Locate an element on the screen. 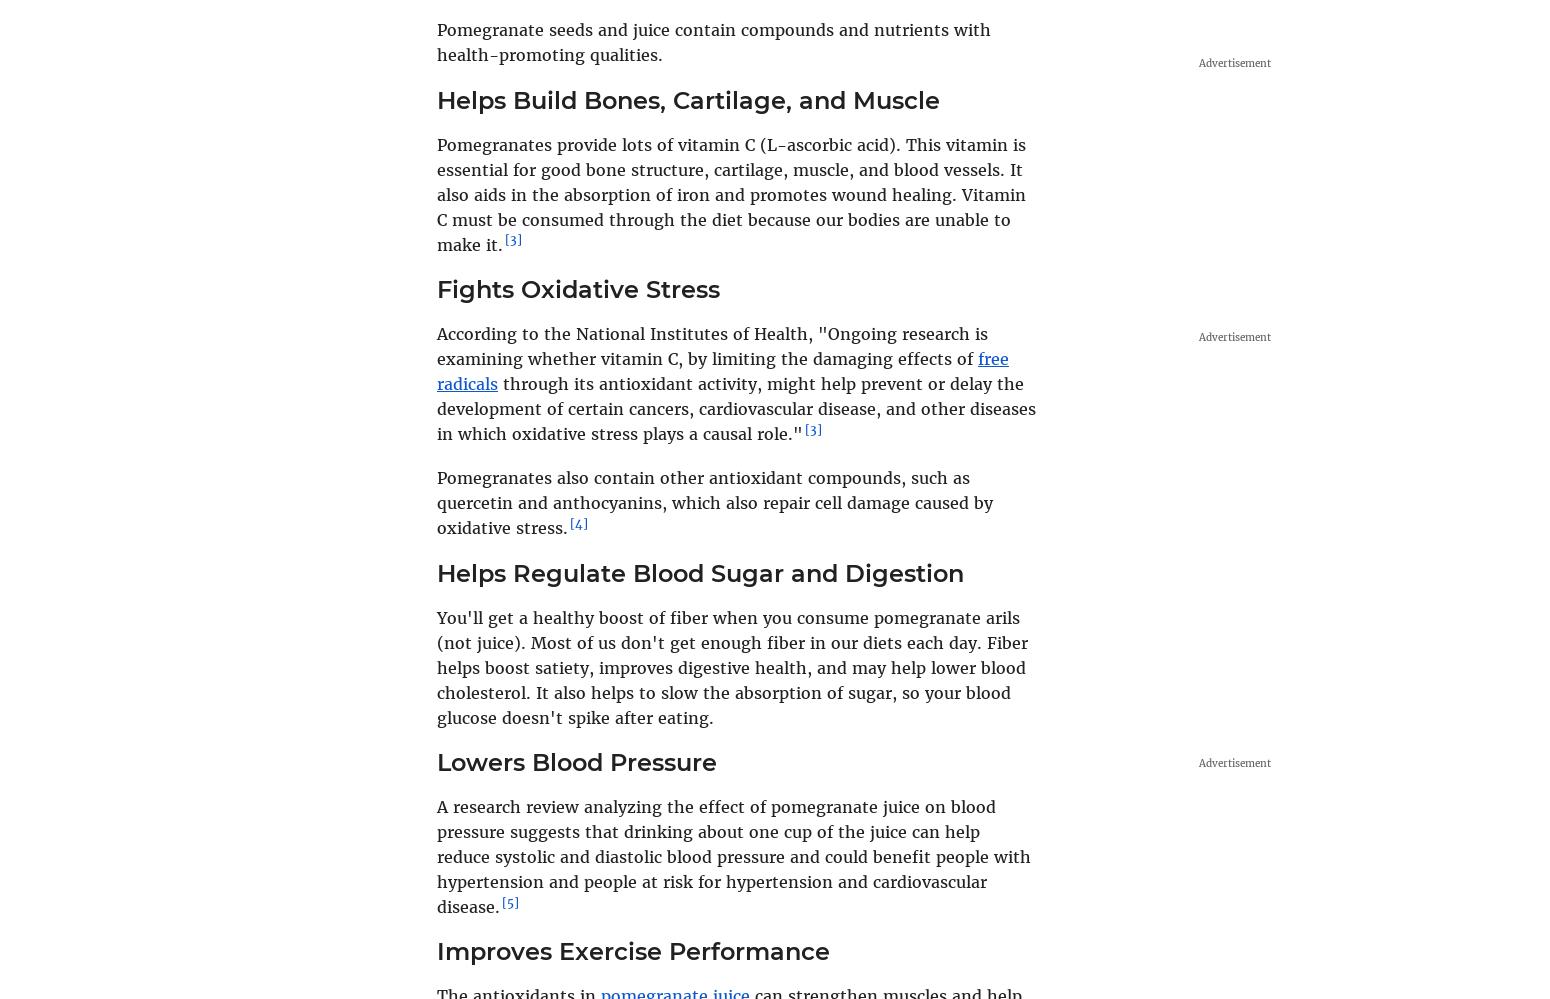 The width and height of the screenshot is (1550, 999). '5' is located at coordinates (509, 901).